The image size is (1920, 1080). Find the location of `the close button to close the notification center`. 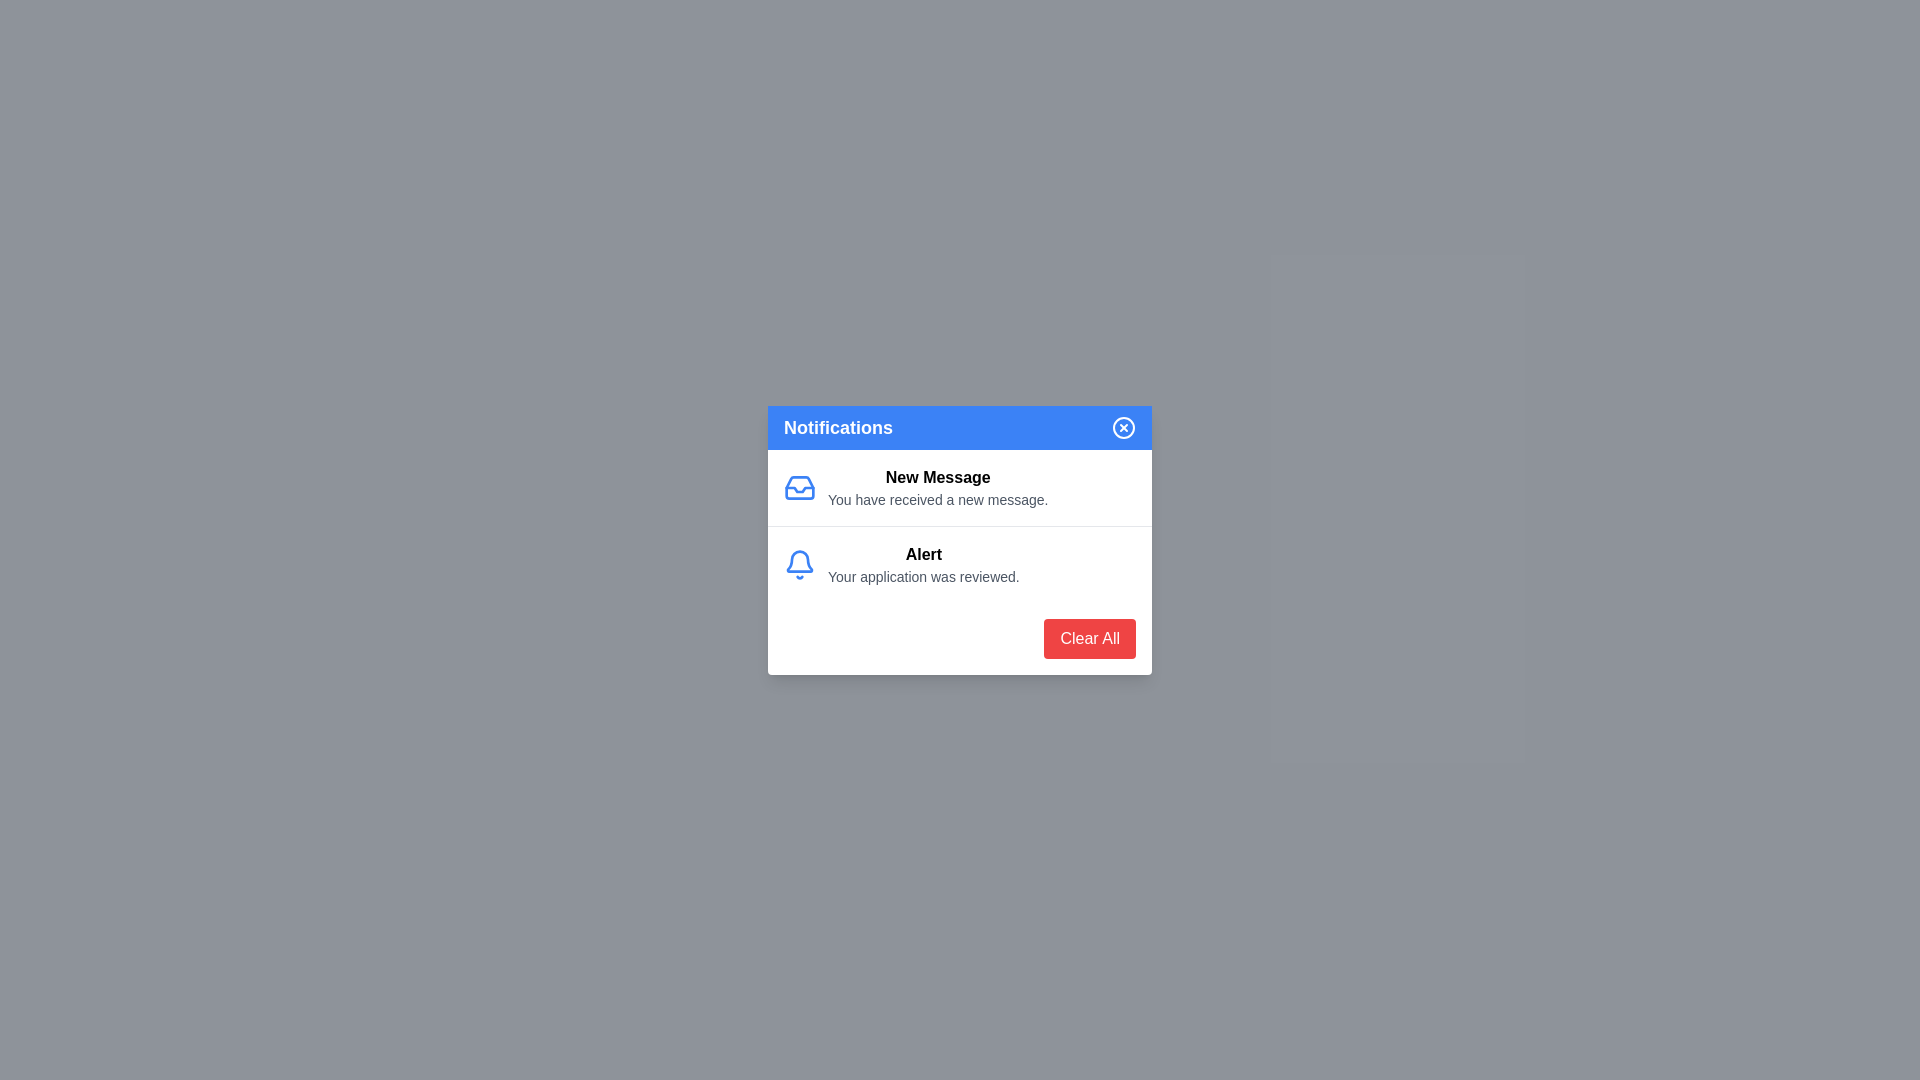

the close button to close the notification center is located at coordinates (1123, 426).